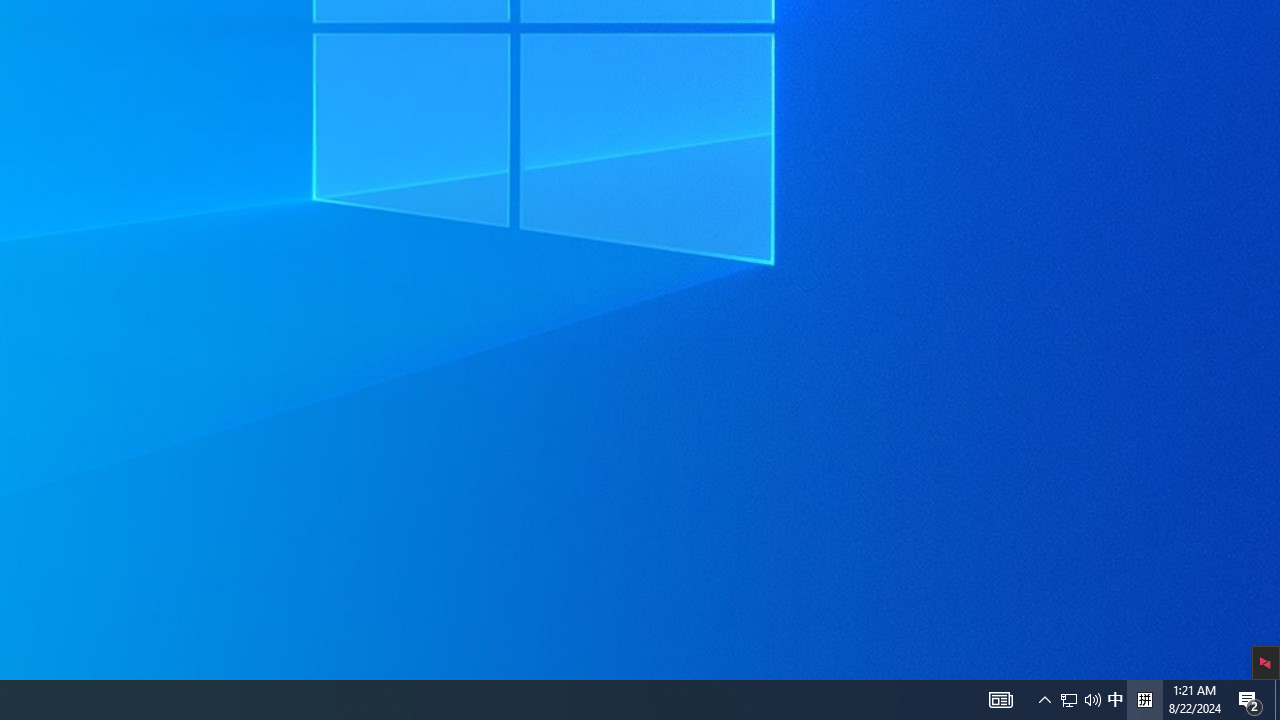 This screenshot has width=1280, height=720. Describe the element at coordinates (1114, 698) in the screenshot. I see `'User Promoted Notification Area'` at that location.